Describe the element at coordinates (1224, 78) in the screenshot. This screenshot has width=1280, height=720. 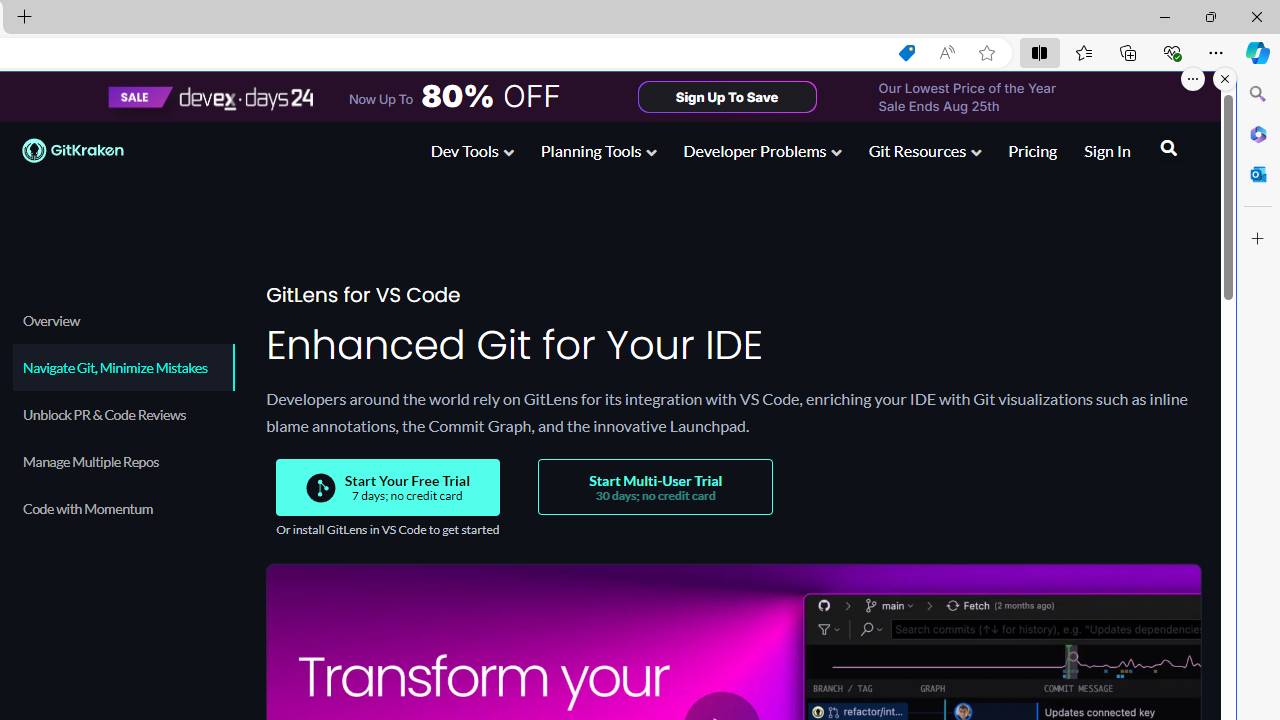
I see `'Close split screen.'` at that location.